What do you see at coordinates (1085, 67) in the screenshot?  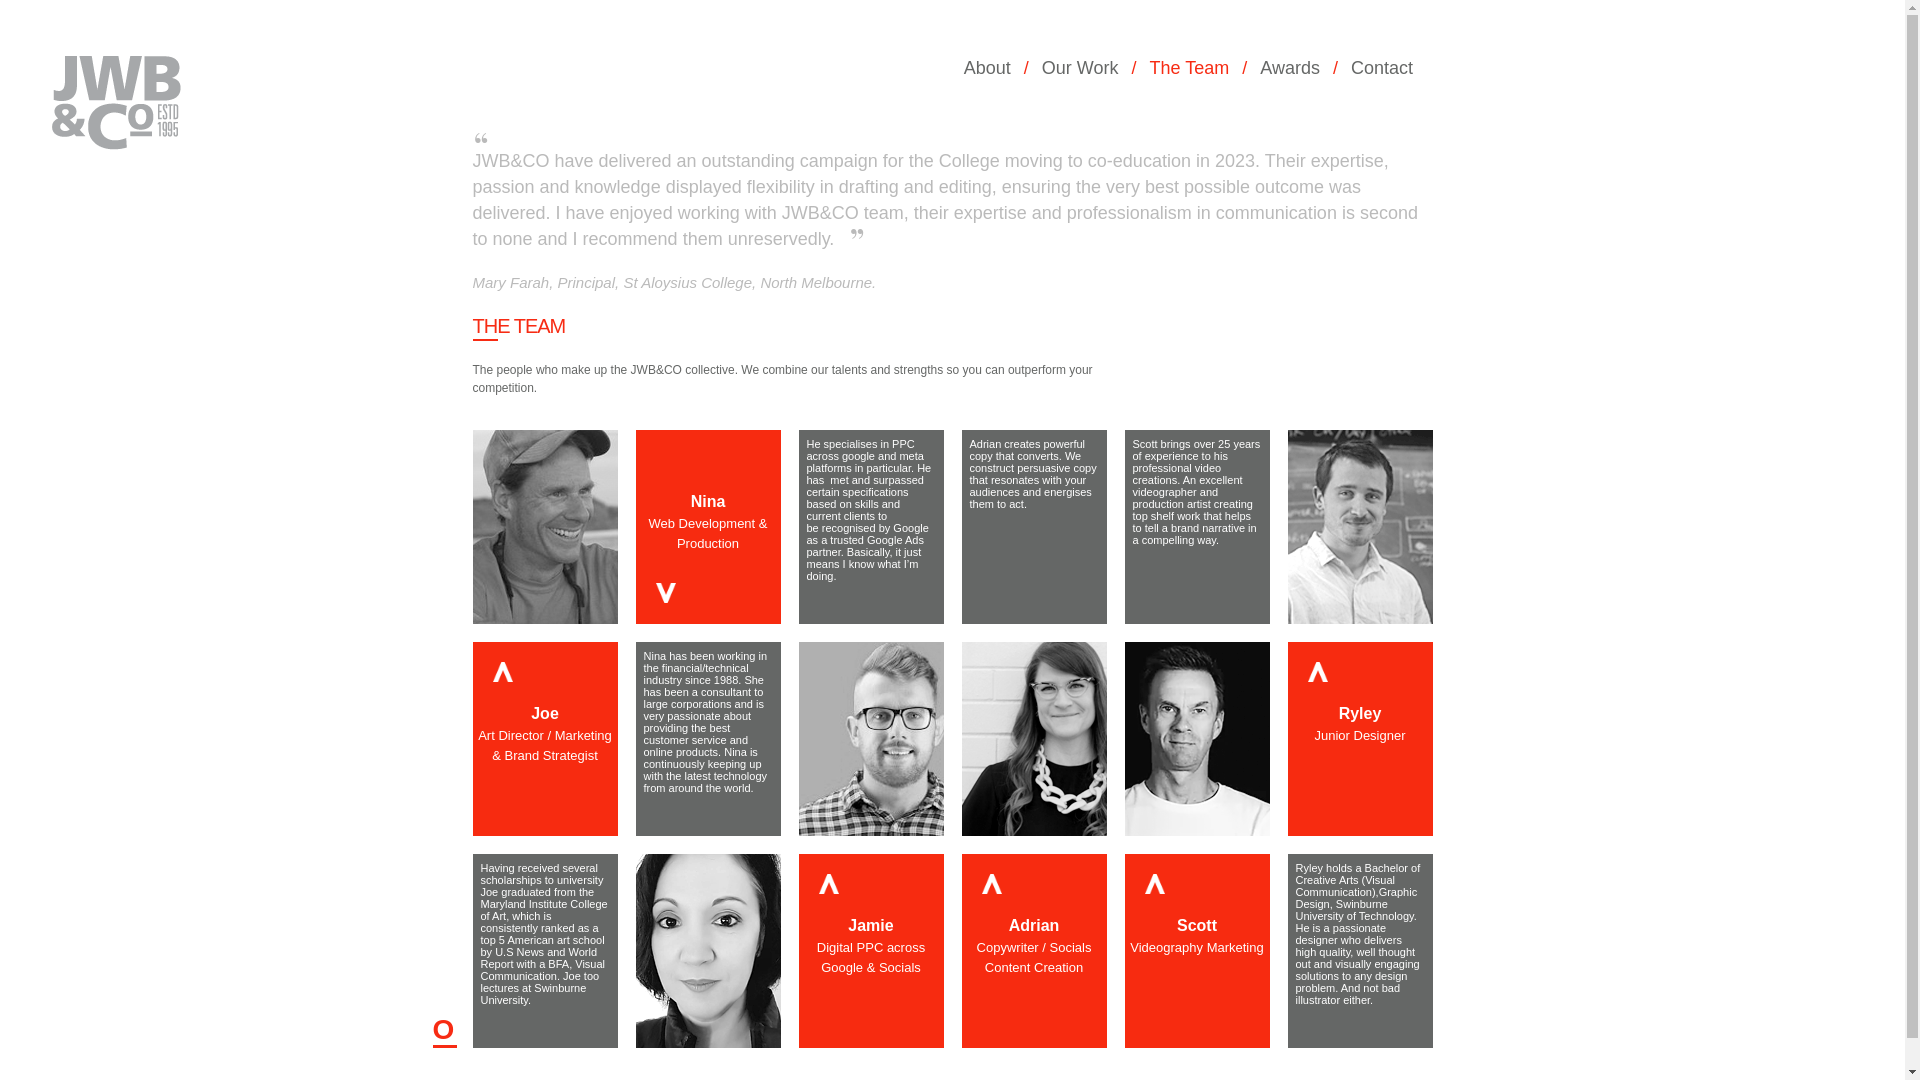 I see `'Our Work'` at bounding box center [1085, 67].